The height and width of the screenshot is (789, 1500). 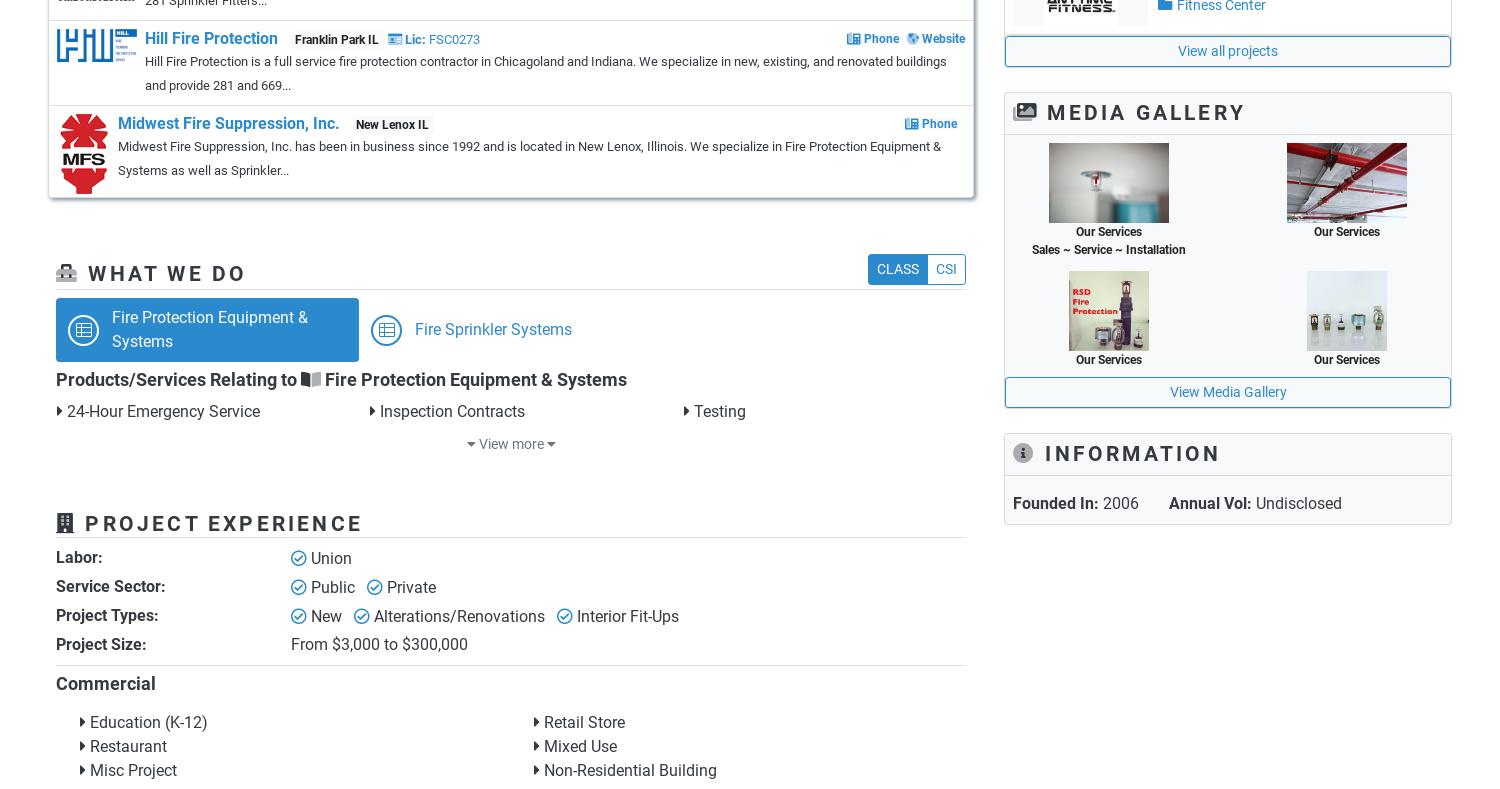 I want to click on 'Labor:', so click(x=78, y=557).